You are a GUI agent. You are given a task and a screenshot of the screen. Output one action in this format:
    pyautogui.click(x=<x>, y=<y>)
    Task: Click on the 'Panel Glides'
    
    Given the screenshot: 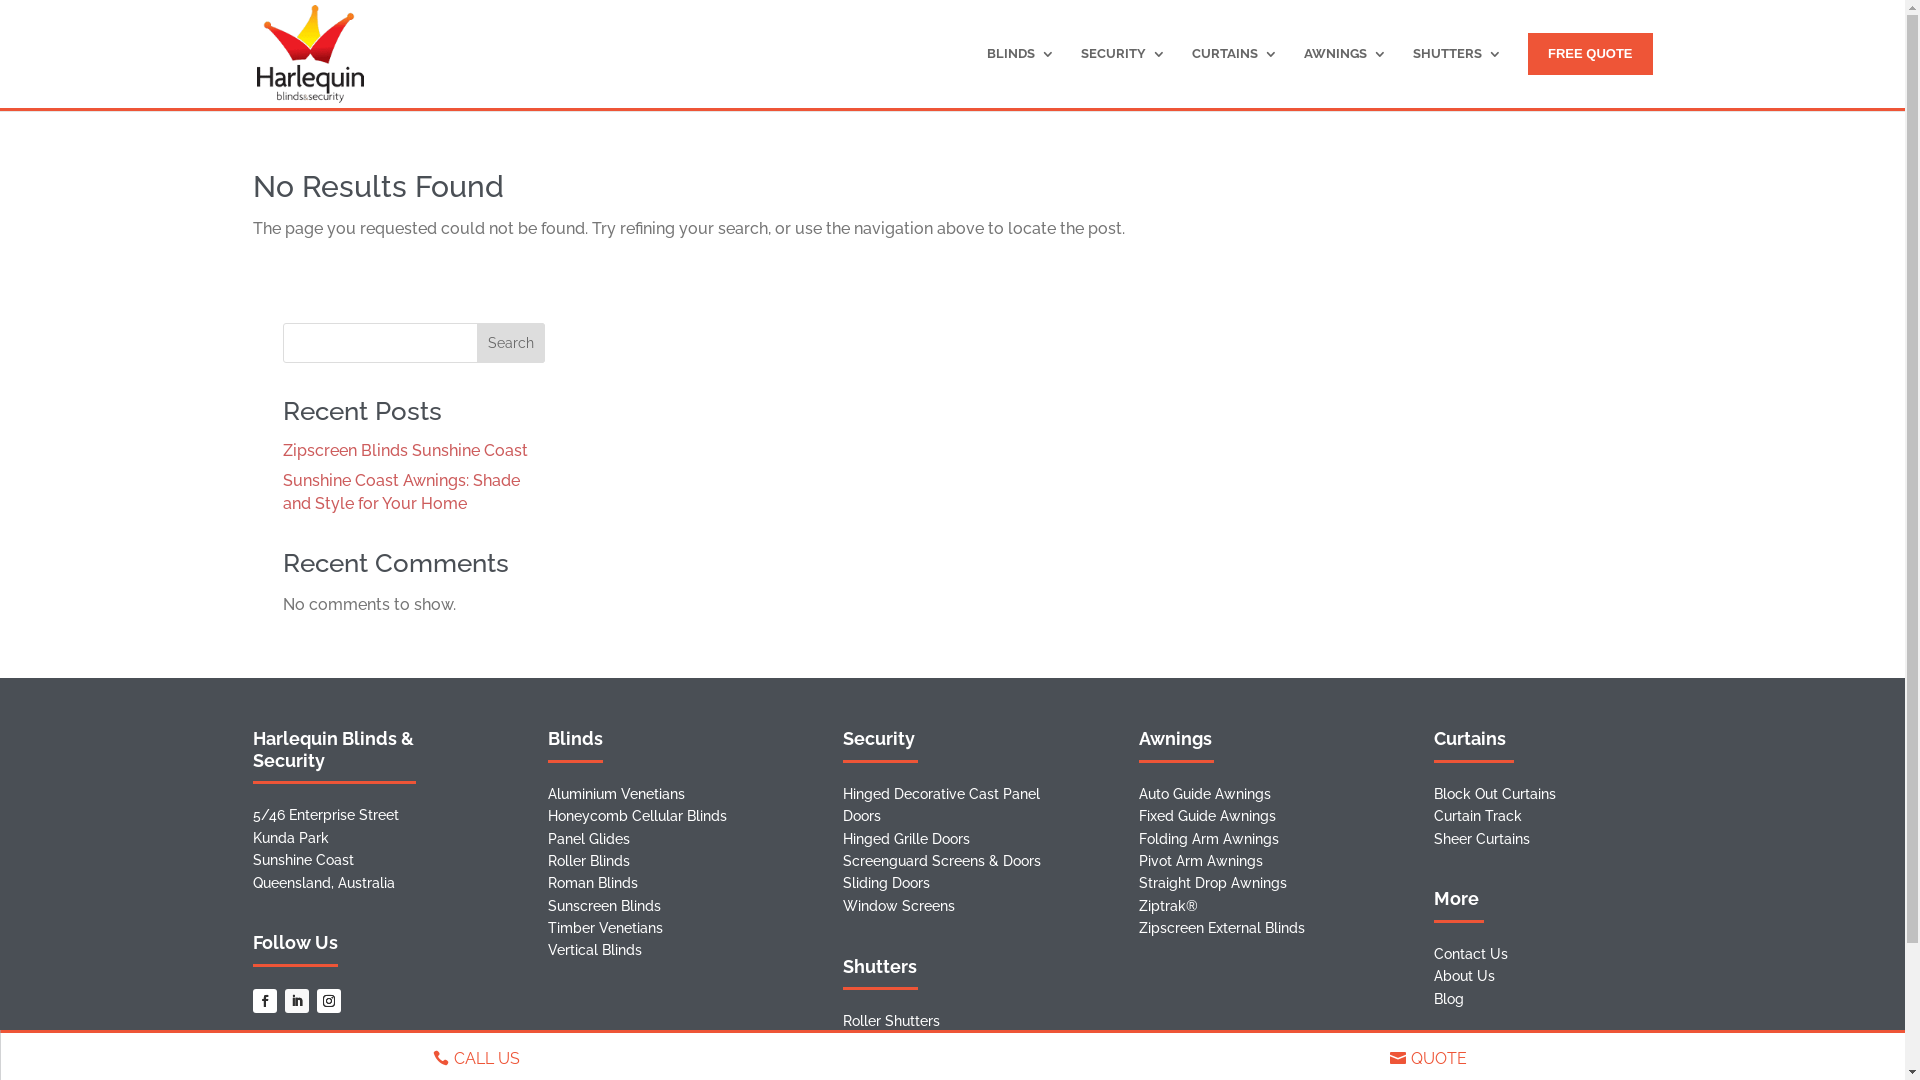 What is the action you would take?
    pyautogui.click(x=588, y=839)
    